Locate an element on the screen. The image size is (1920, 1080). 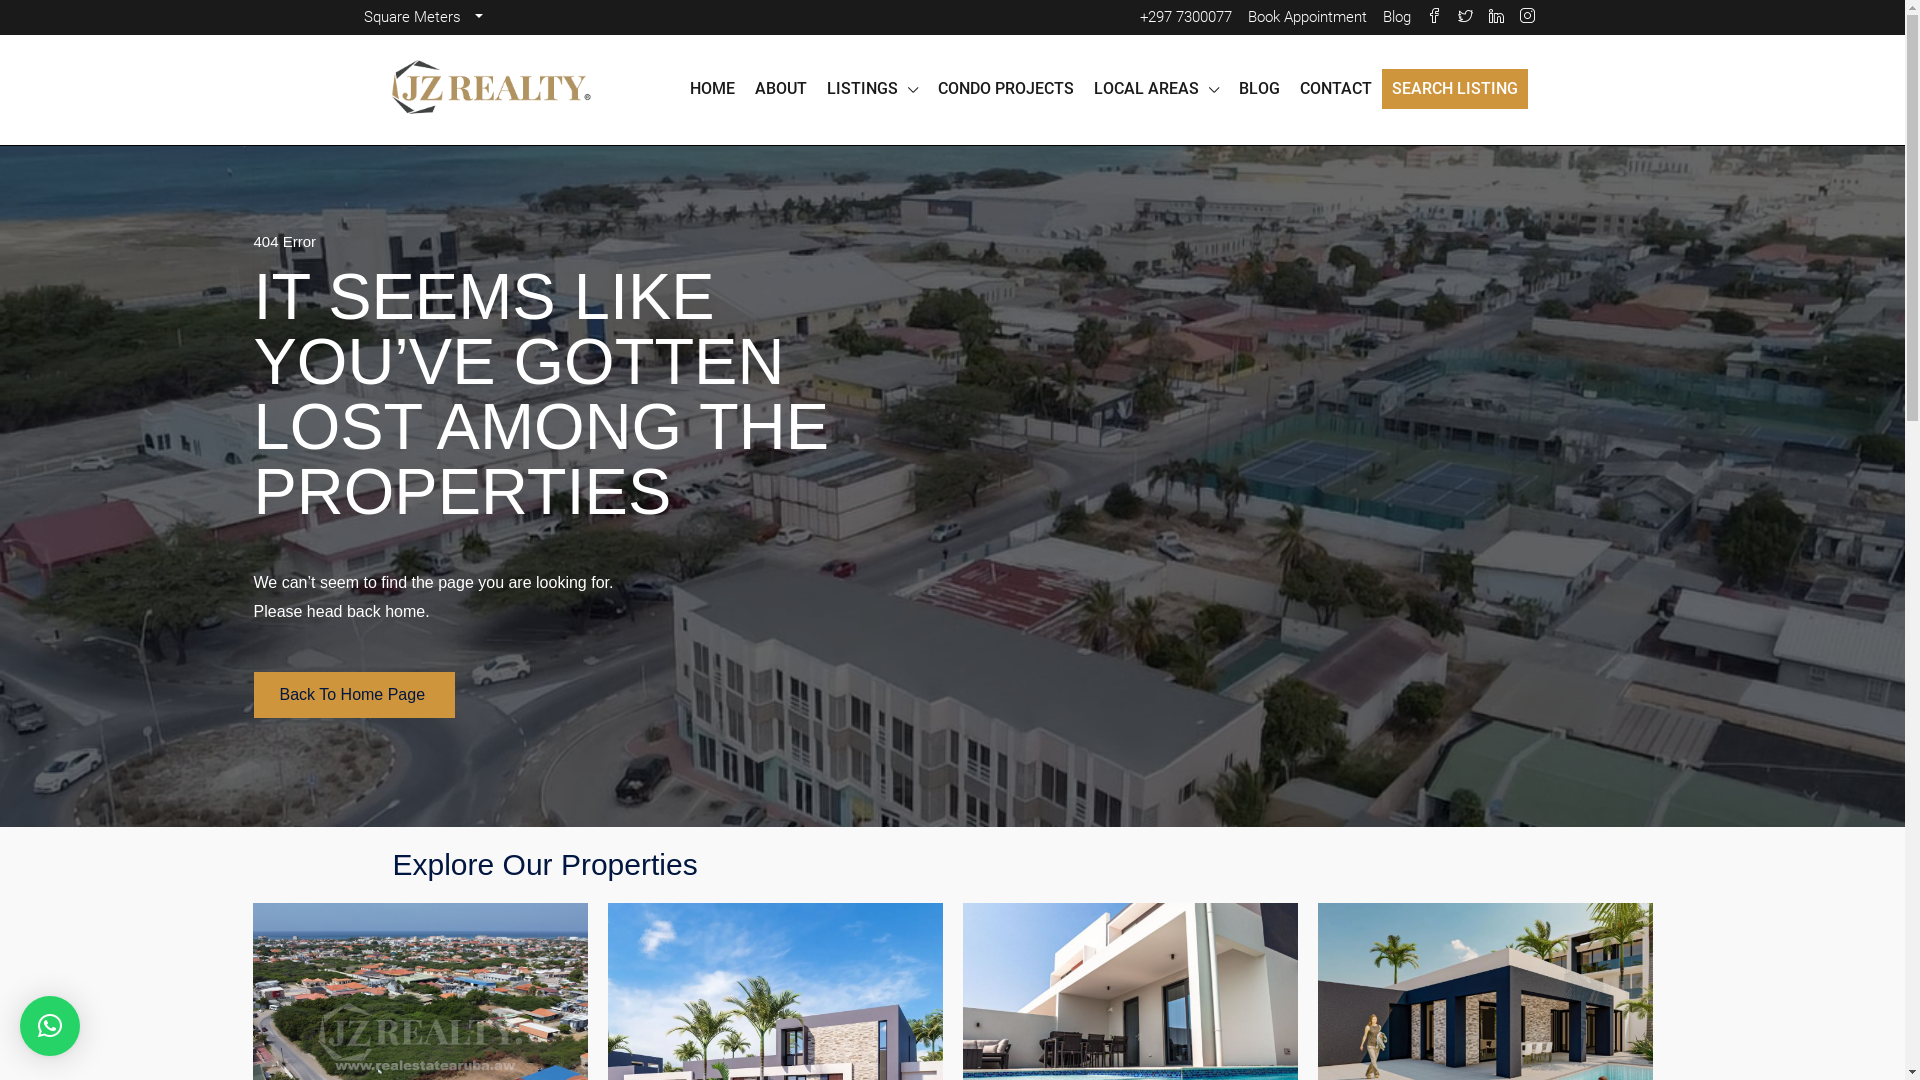
'LISTINGS' is located at coordinates (871, 88).